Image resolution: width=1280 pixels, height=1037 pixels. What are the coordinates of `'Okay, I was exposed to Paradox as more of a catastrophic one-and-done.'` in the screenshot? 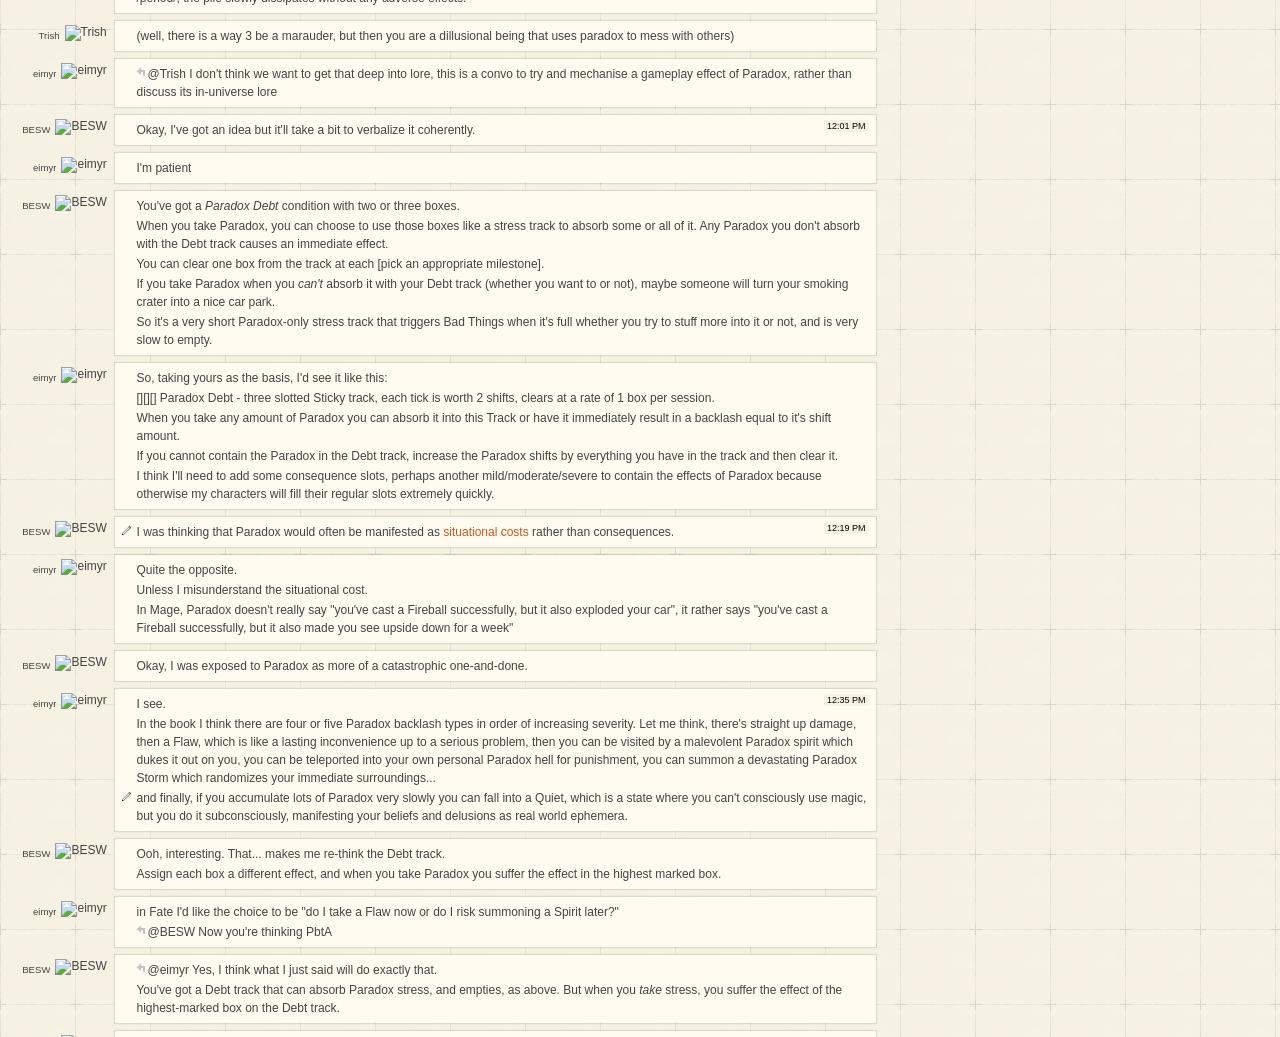 It's located at (331, 665).